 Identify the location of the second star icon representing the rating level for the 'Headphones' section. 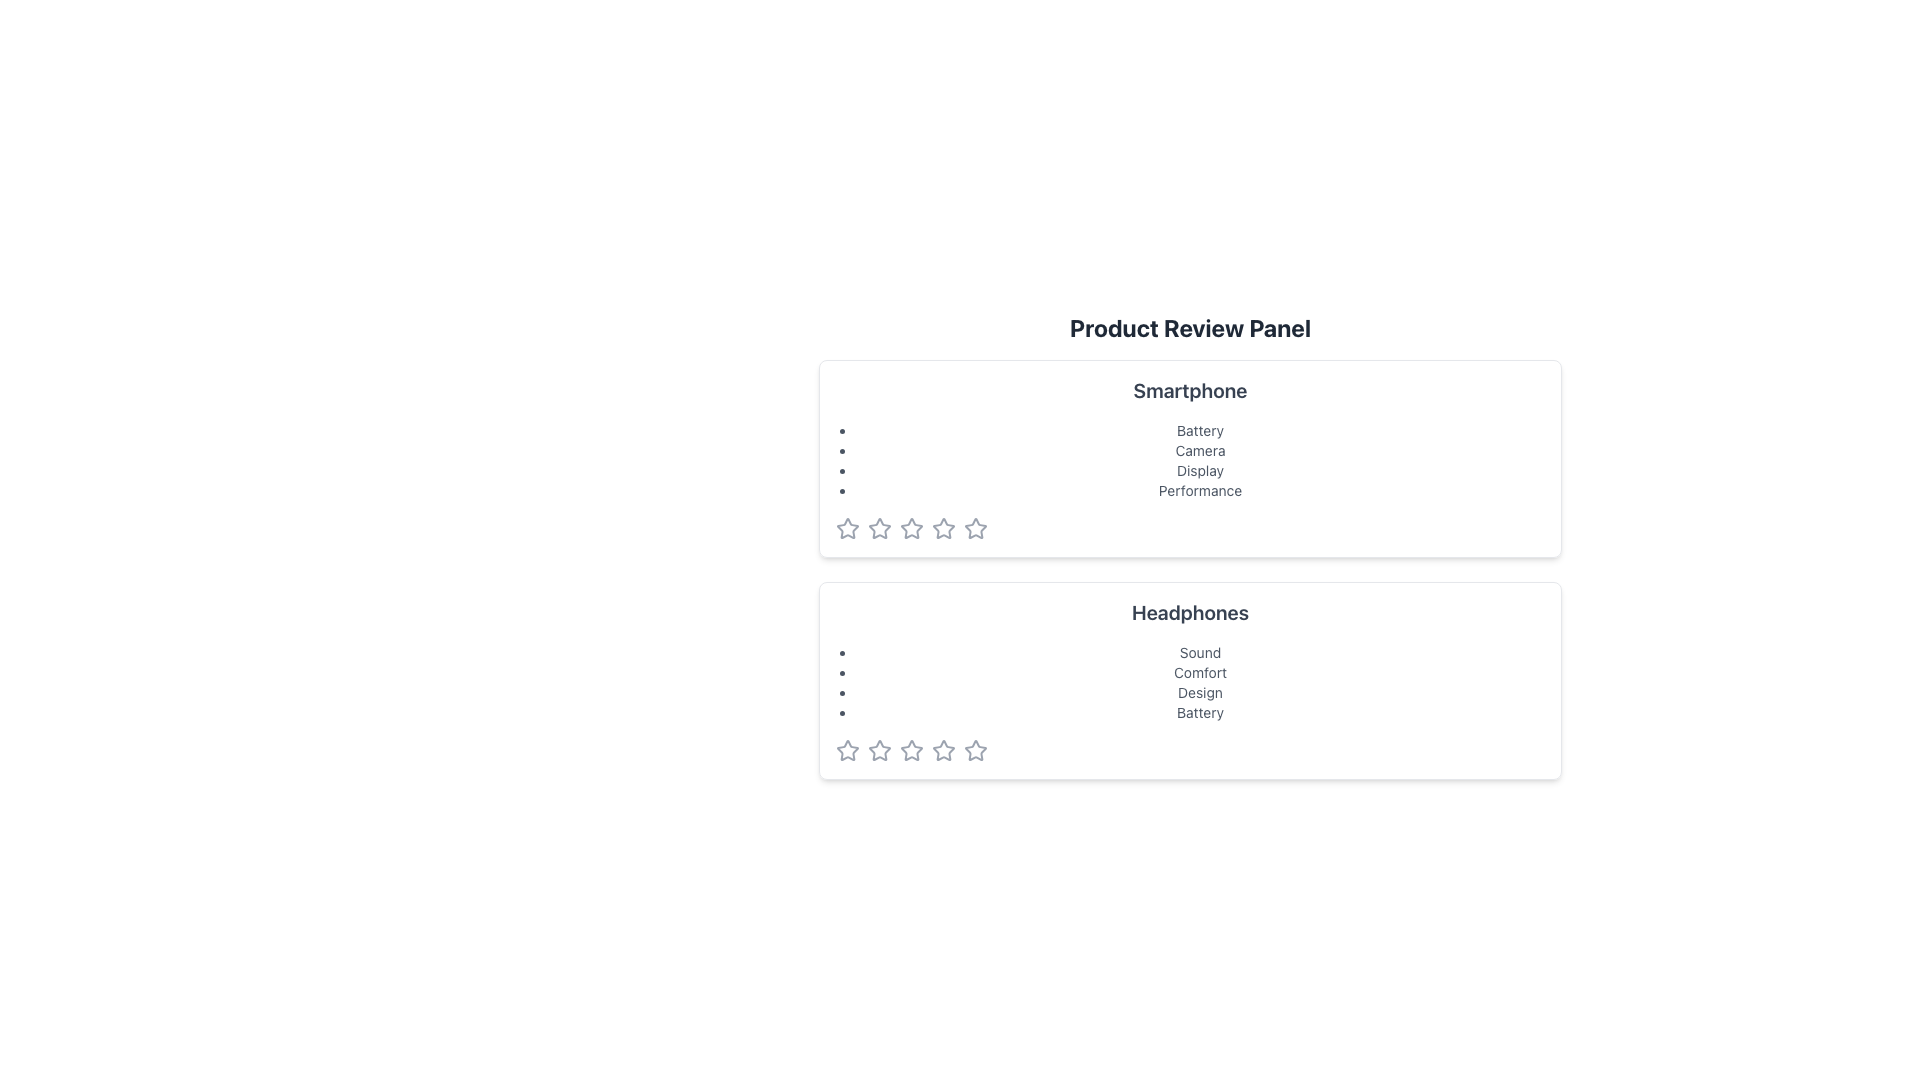
(911, 750).